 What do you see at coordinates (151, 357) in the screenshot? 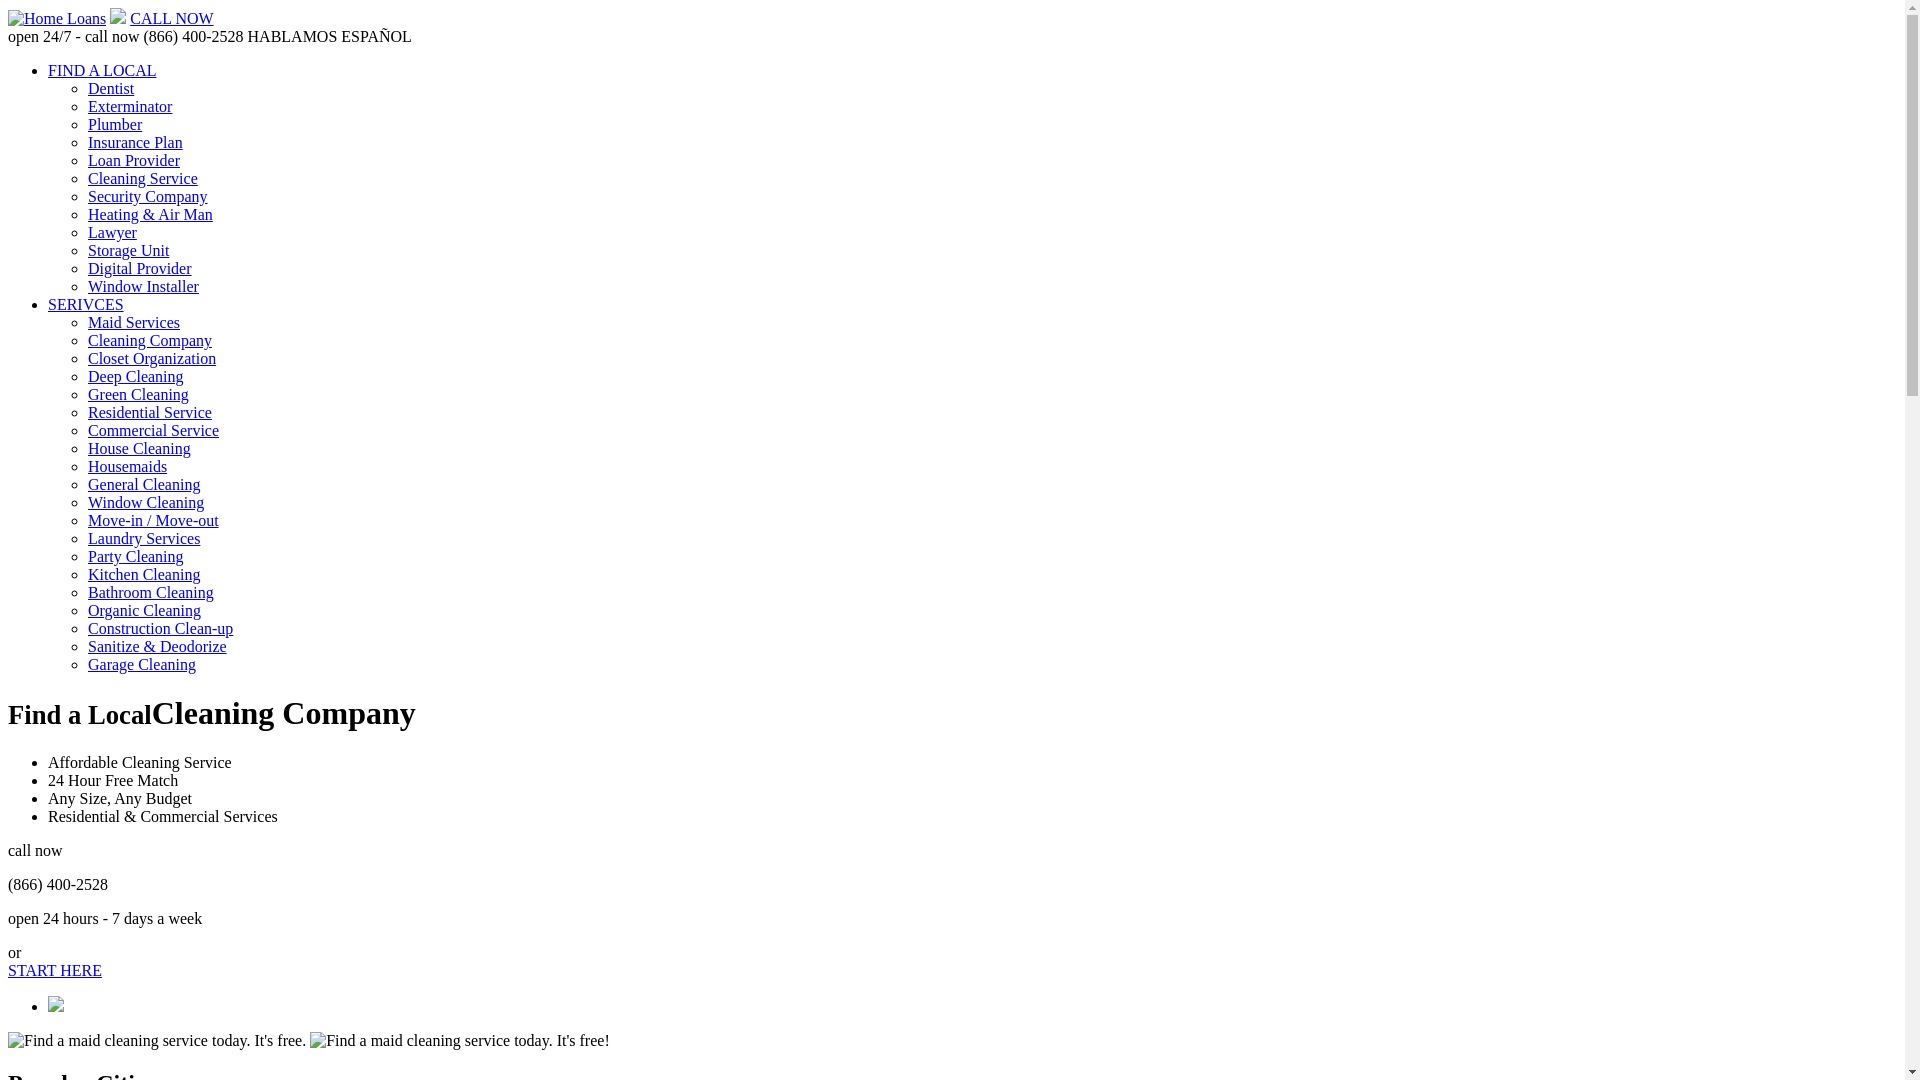
I see `'Closet Organization'` at bounding box center [151, 357].